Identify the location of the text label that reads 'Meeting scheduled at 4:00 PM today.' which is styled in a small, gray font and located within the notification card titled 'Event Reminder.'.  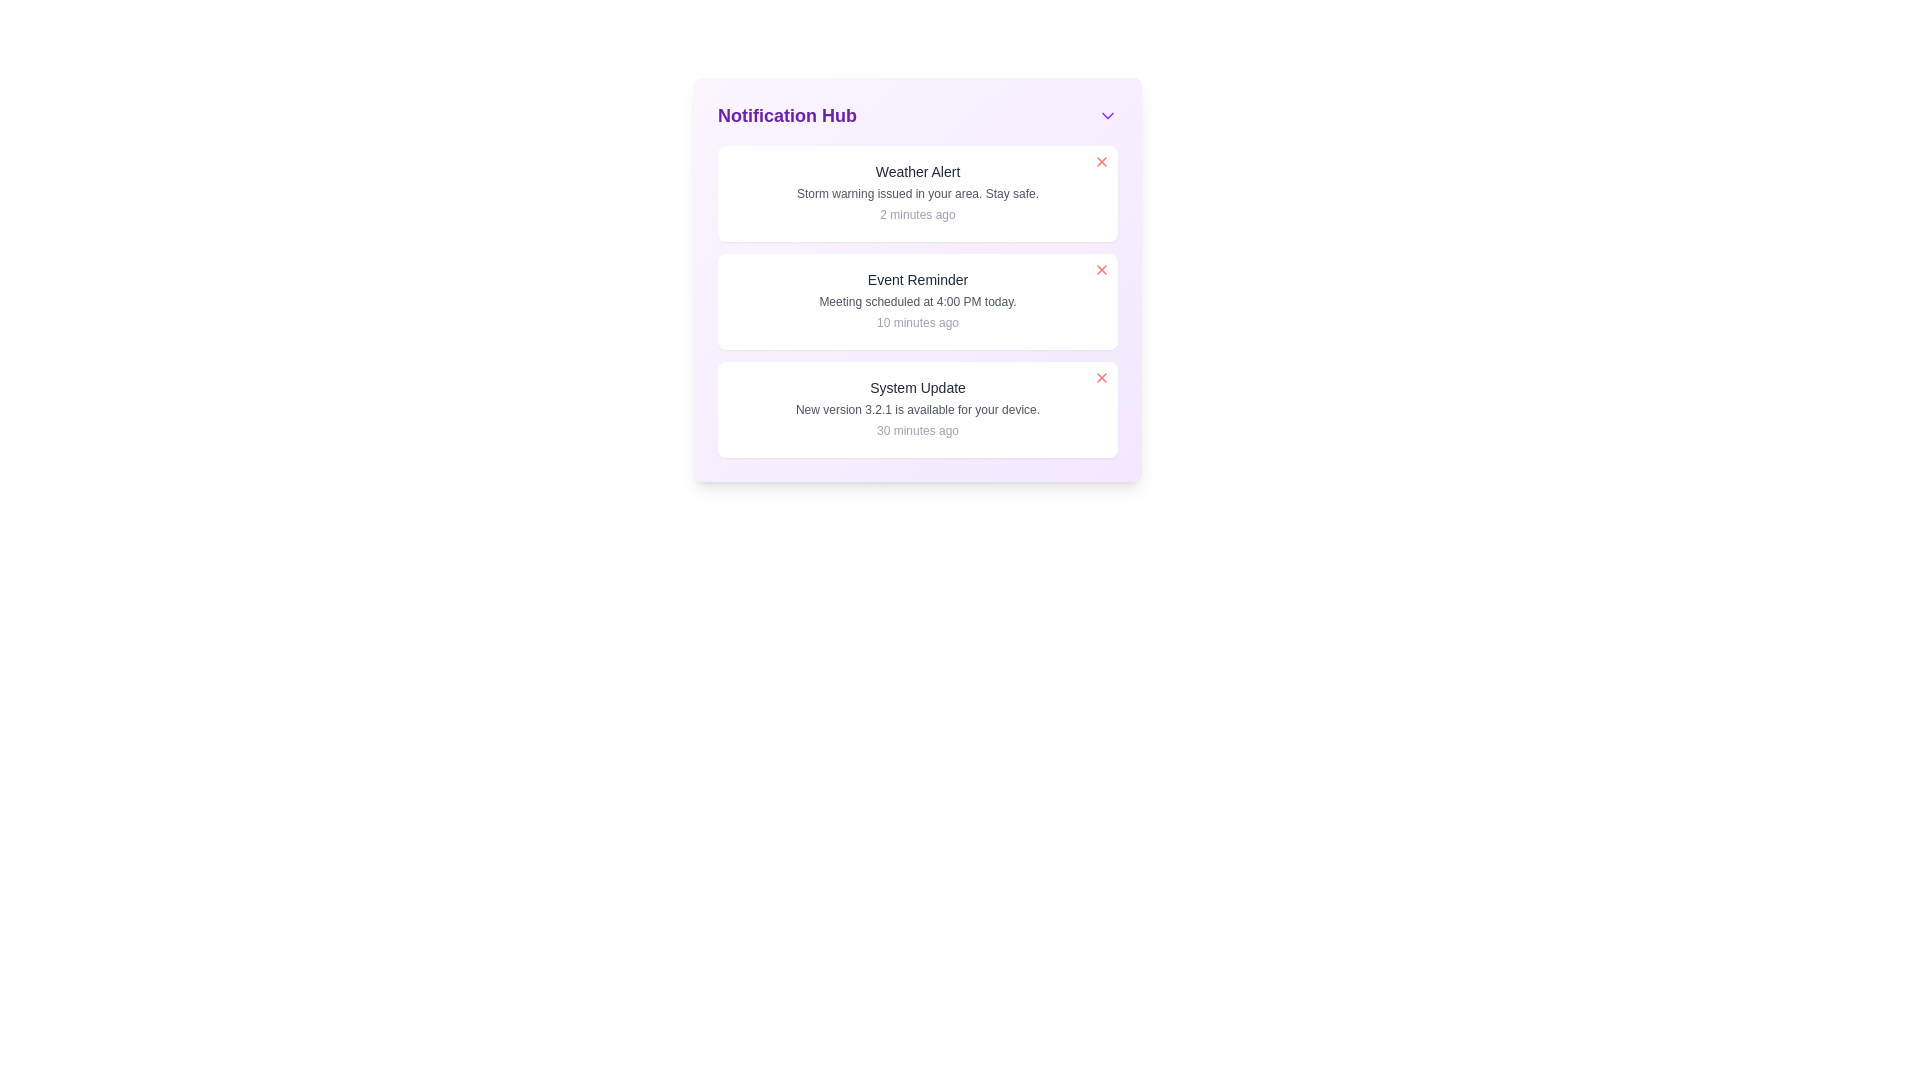
(916, 301).